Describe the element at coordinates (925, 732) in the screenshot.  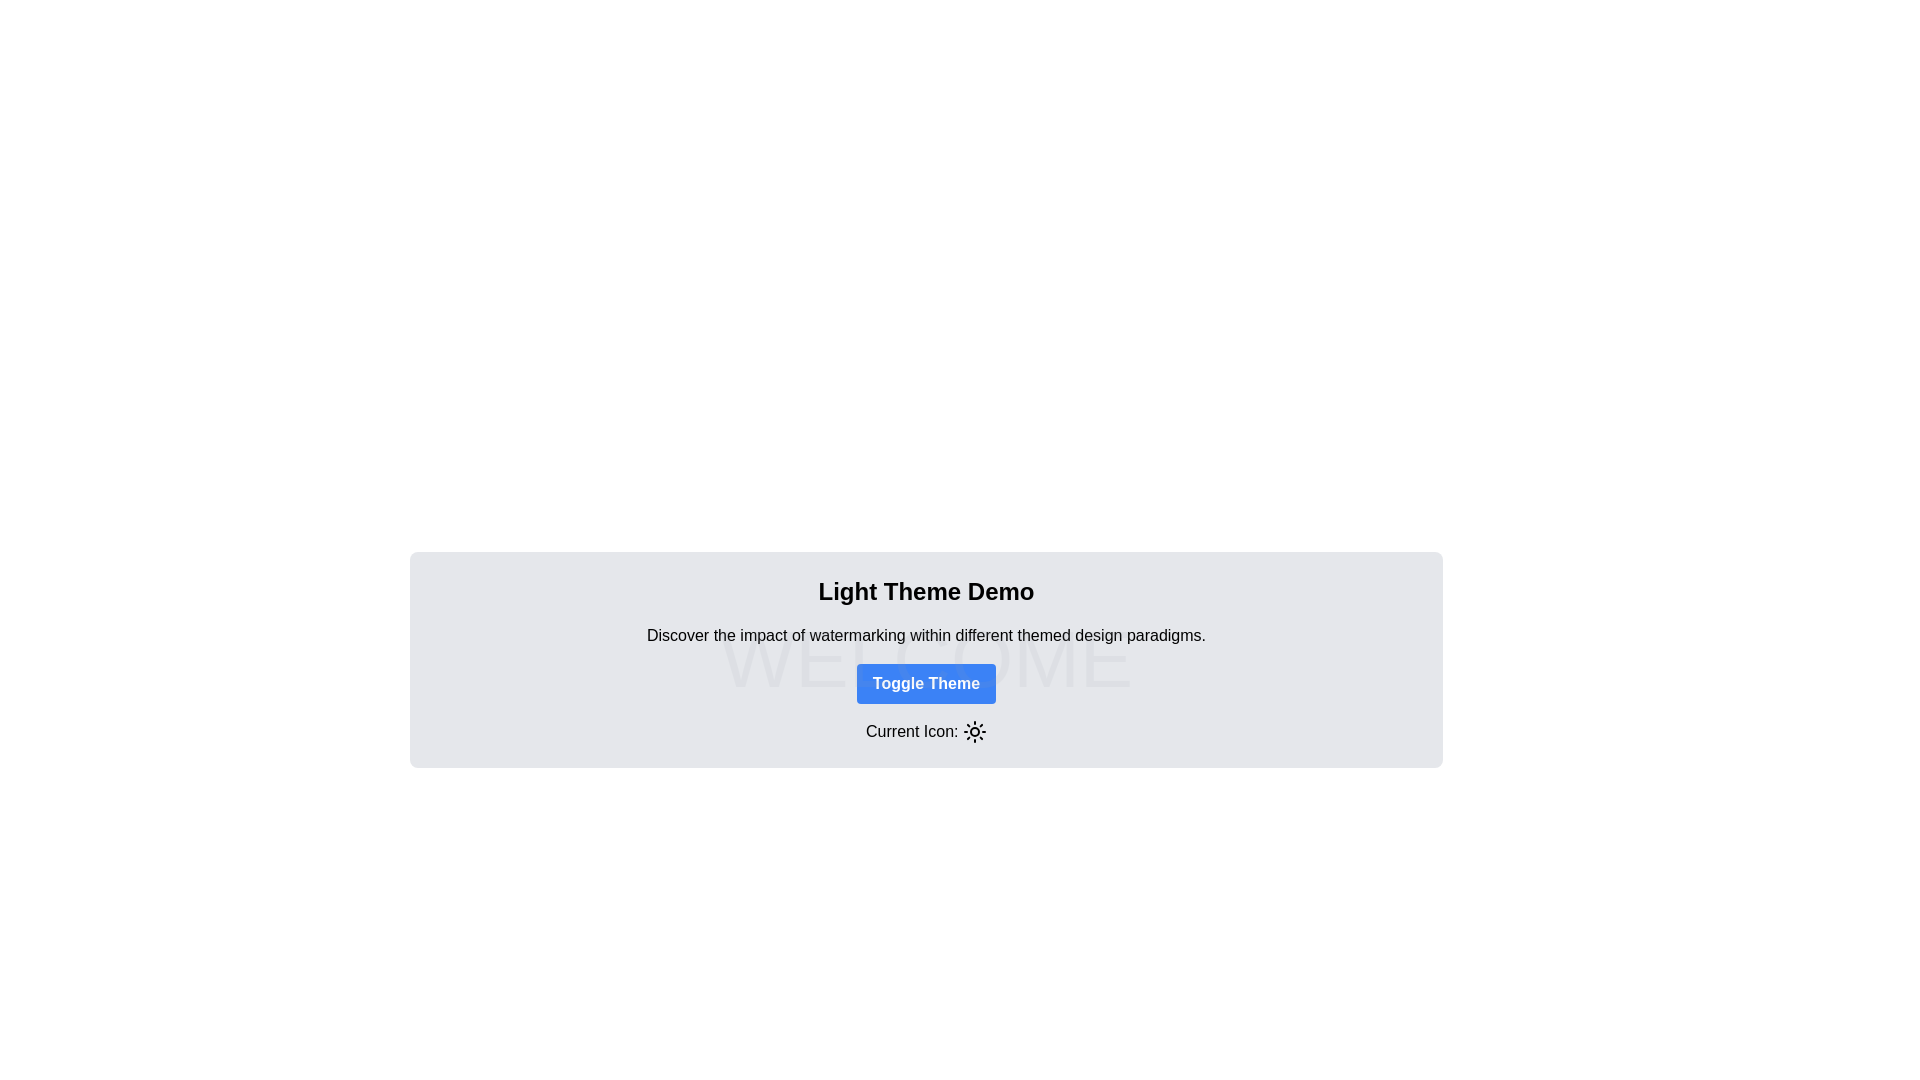
I see `displayed text and icon indicating the current theme's state, located directly below the 'Toggle Theme' button` at that location.